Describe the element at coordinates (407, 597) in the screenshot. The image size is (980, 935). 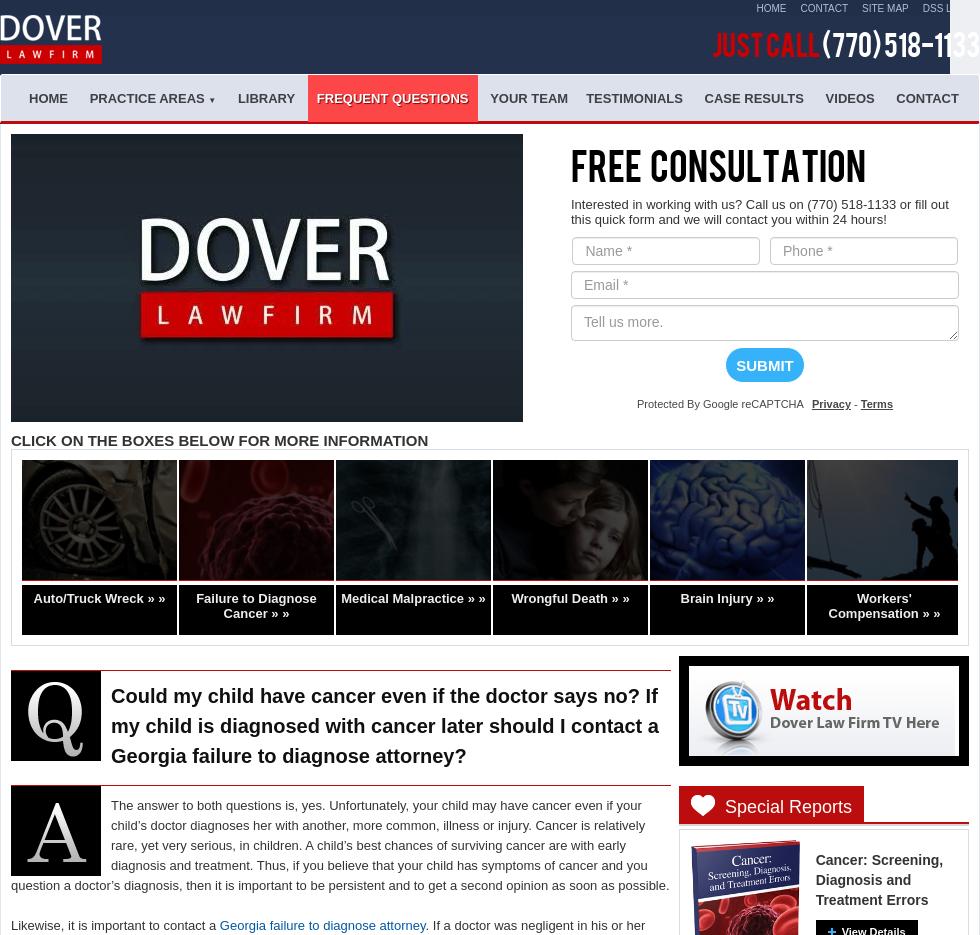
I see `'Medical Malpractice »'` at that location.